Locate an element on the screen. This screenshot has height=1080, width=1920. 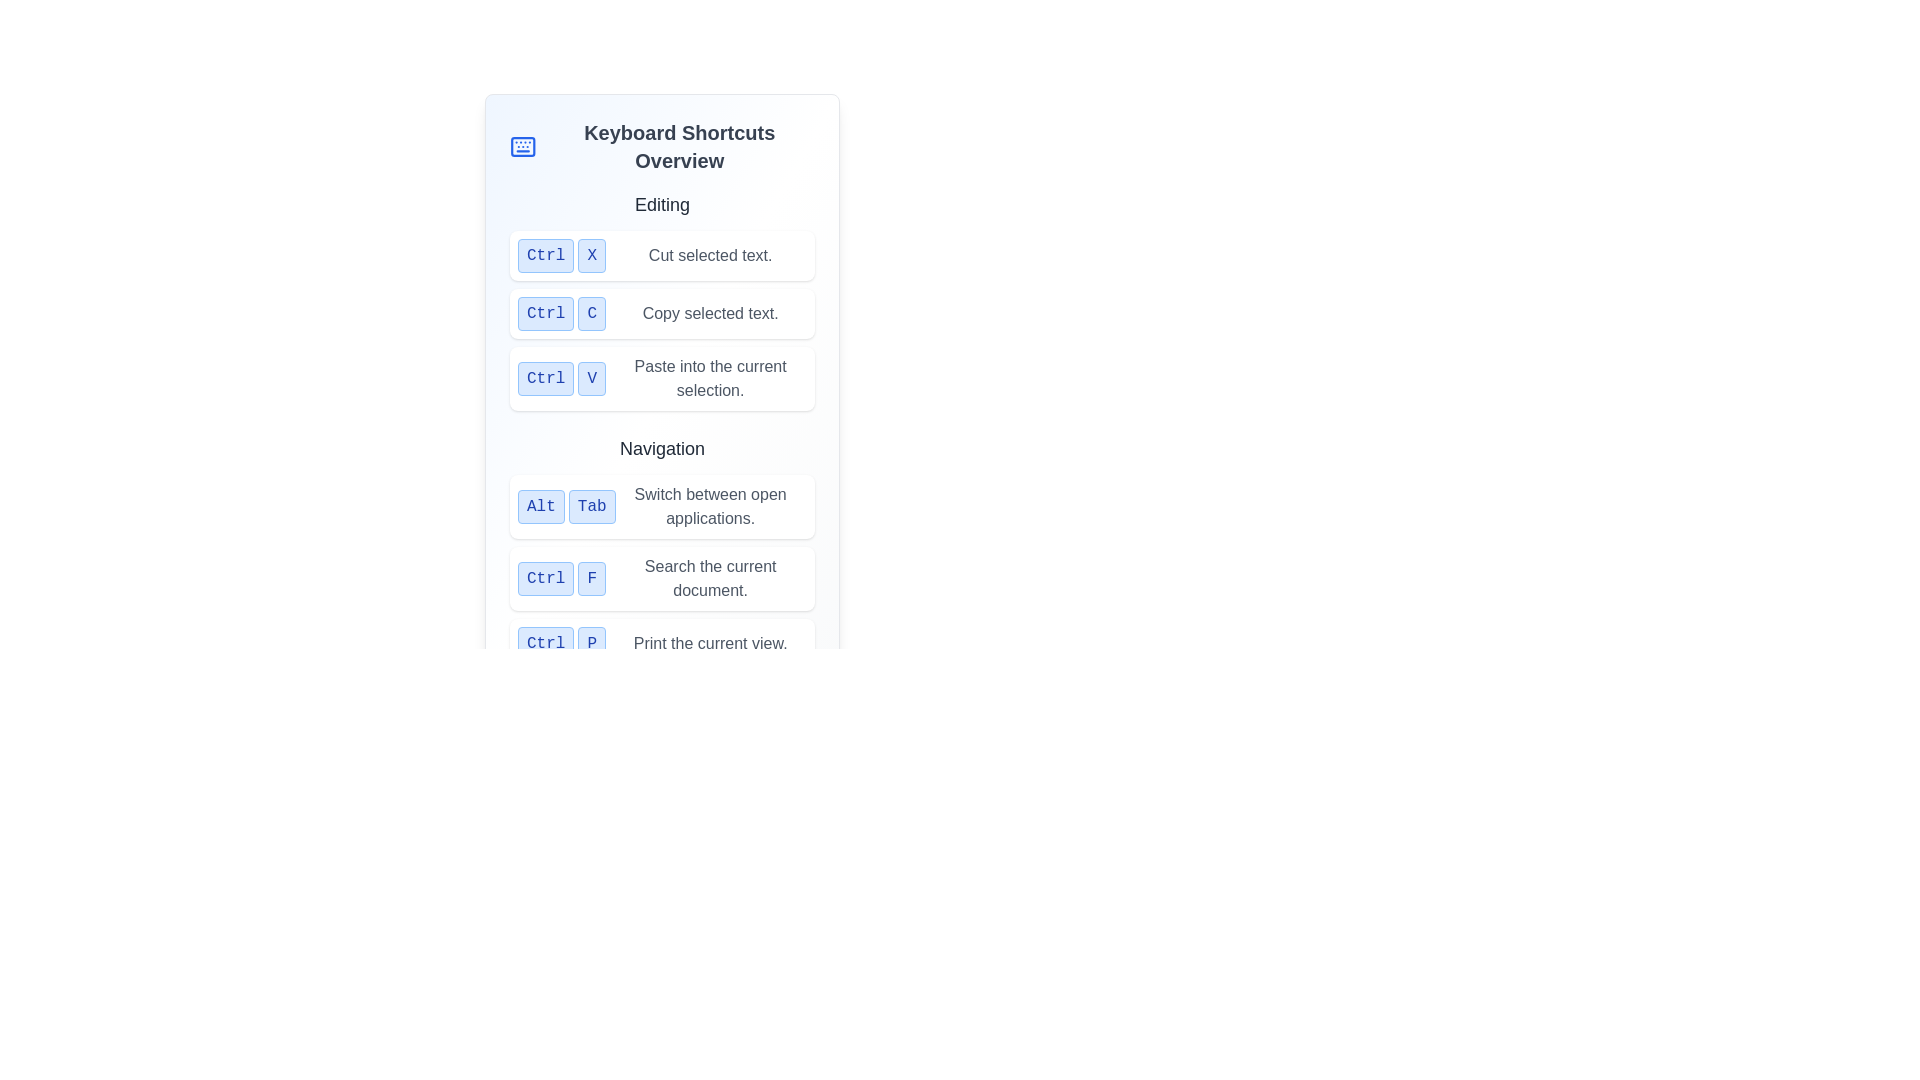
the text label indicating keyboard shortcuts category, located in the upper-middle part of the context, centrally aligned after the 'Editing' section is located at coordinates (662, 447).